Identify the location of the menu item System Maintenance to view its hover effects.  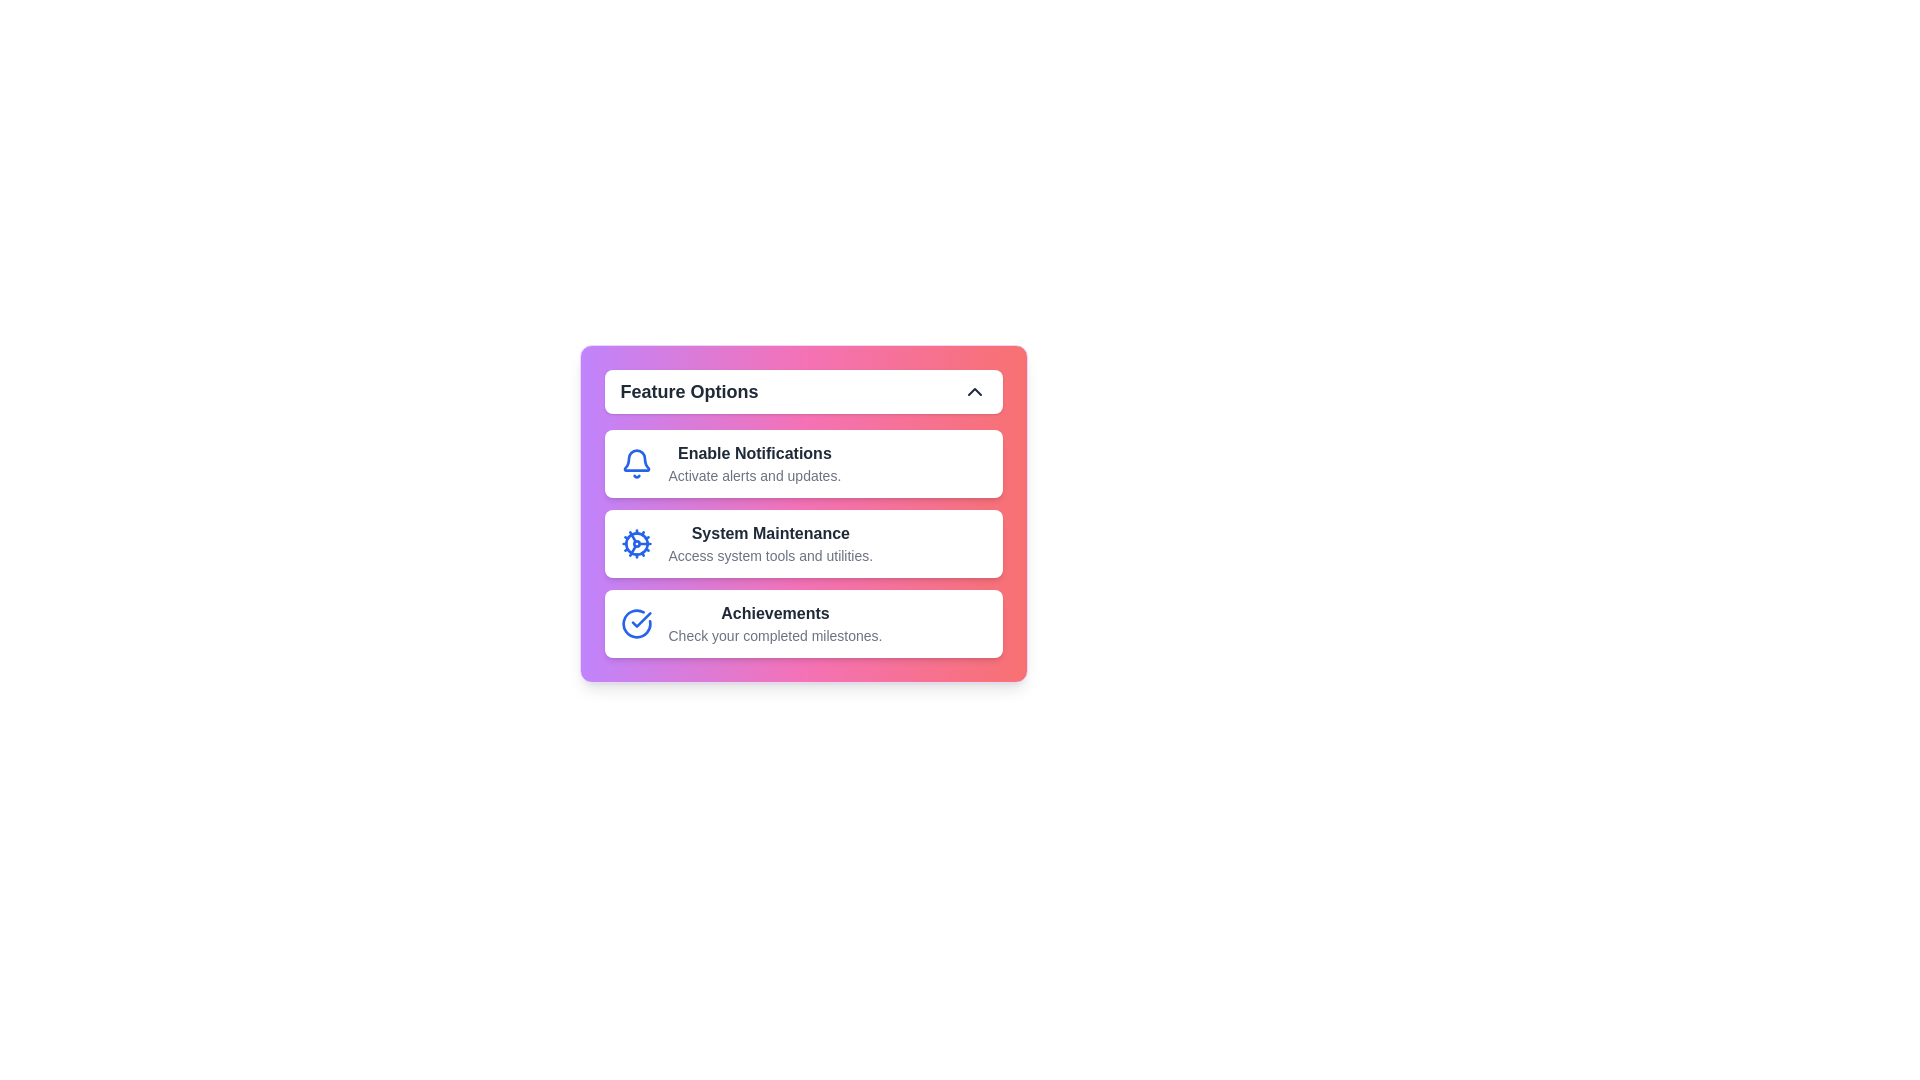
(803, 543).